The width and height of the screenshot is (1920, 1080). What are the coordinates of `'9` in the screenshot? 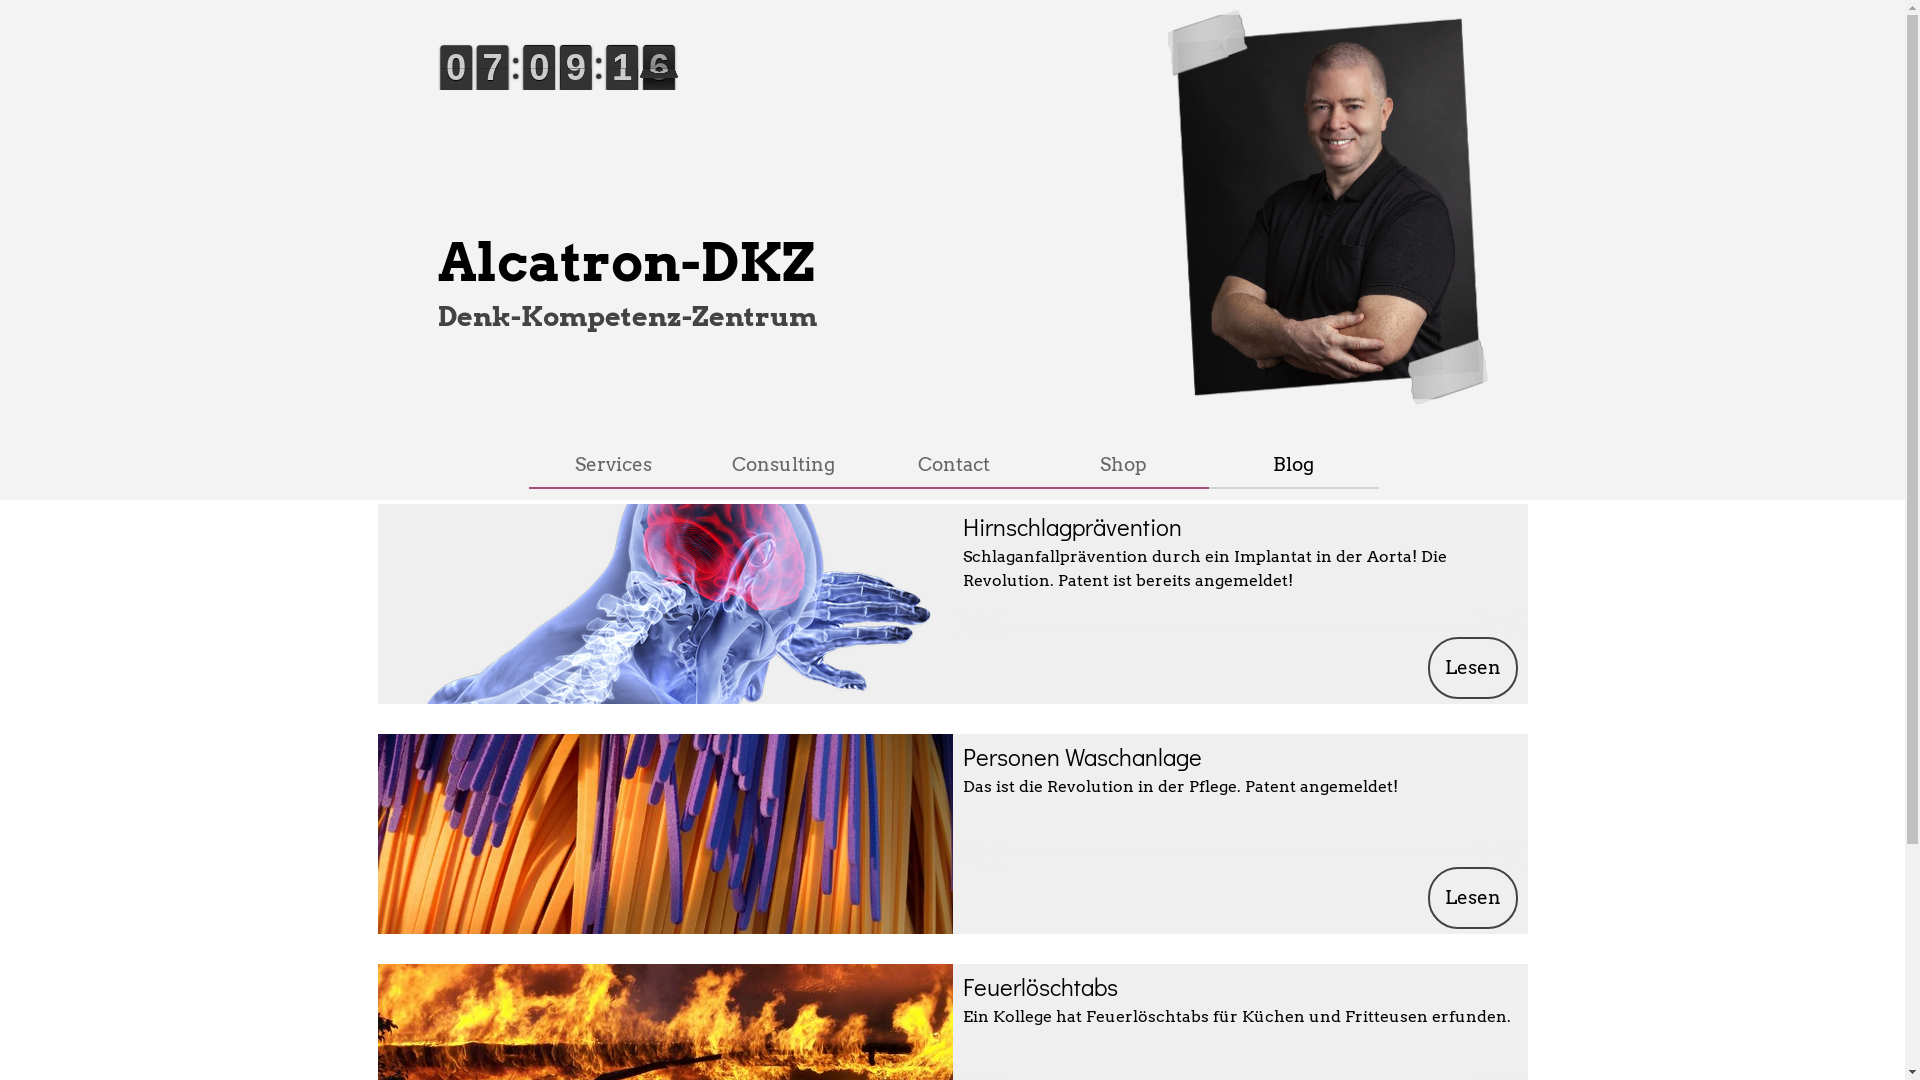 It's located at (552, 91).